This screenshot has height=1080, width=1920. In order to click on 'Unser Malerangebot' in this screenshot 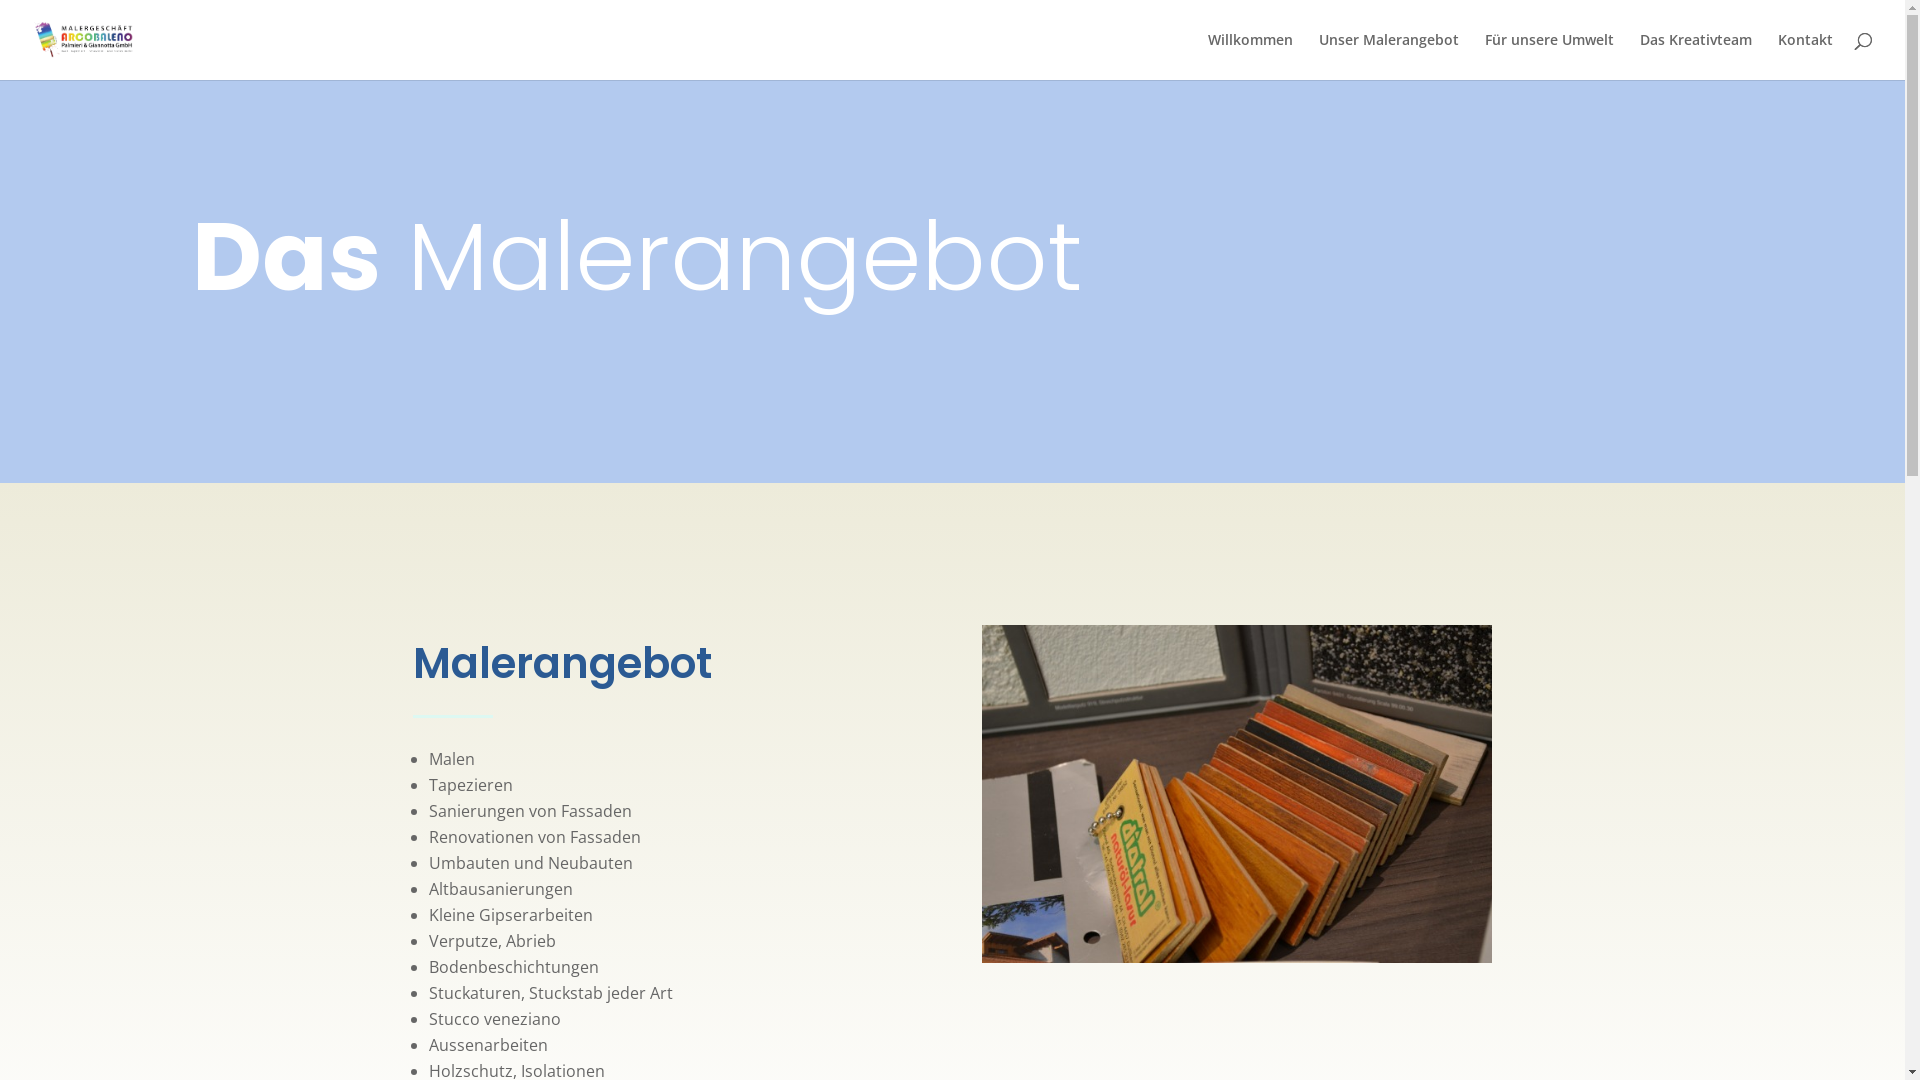, I will do `click(1387, 55)`.